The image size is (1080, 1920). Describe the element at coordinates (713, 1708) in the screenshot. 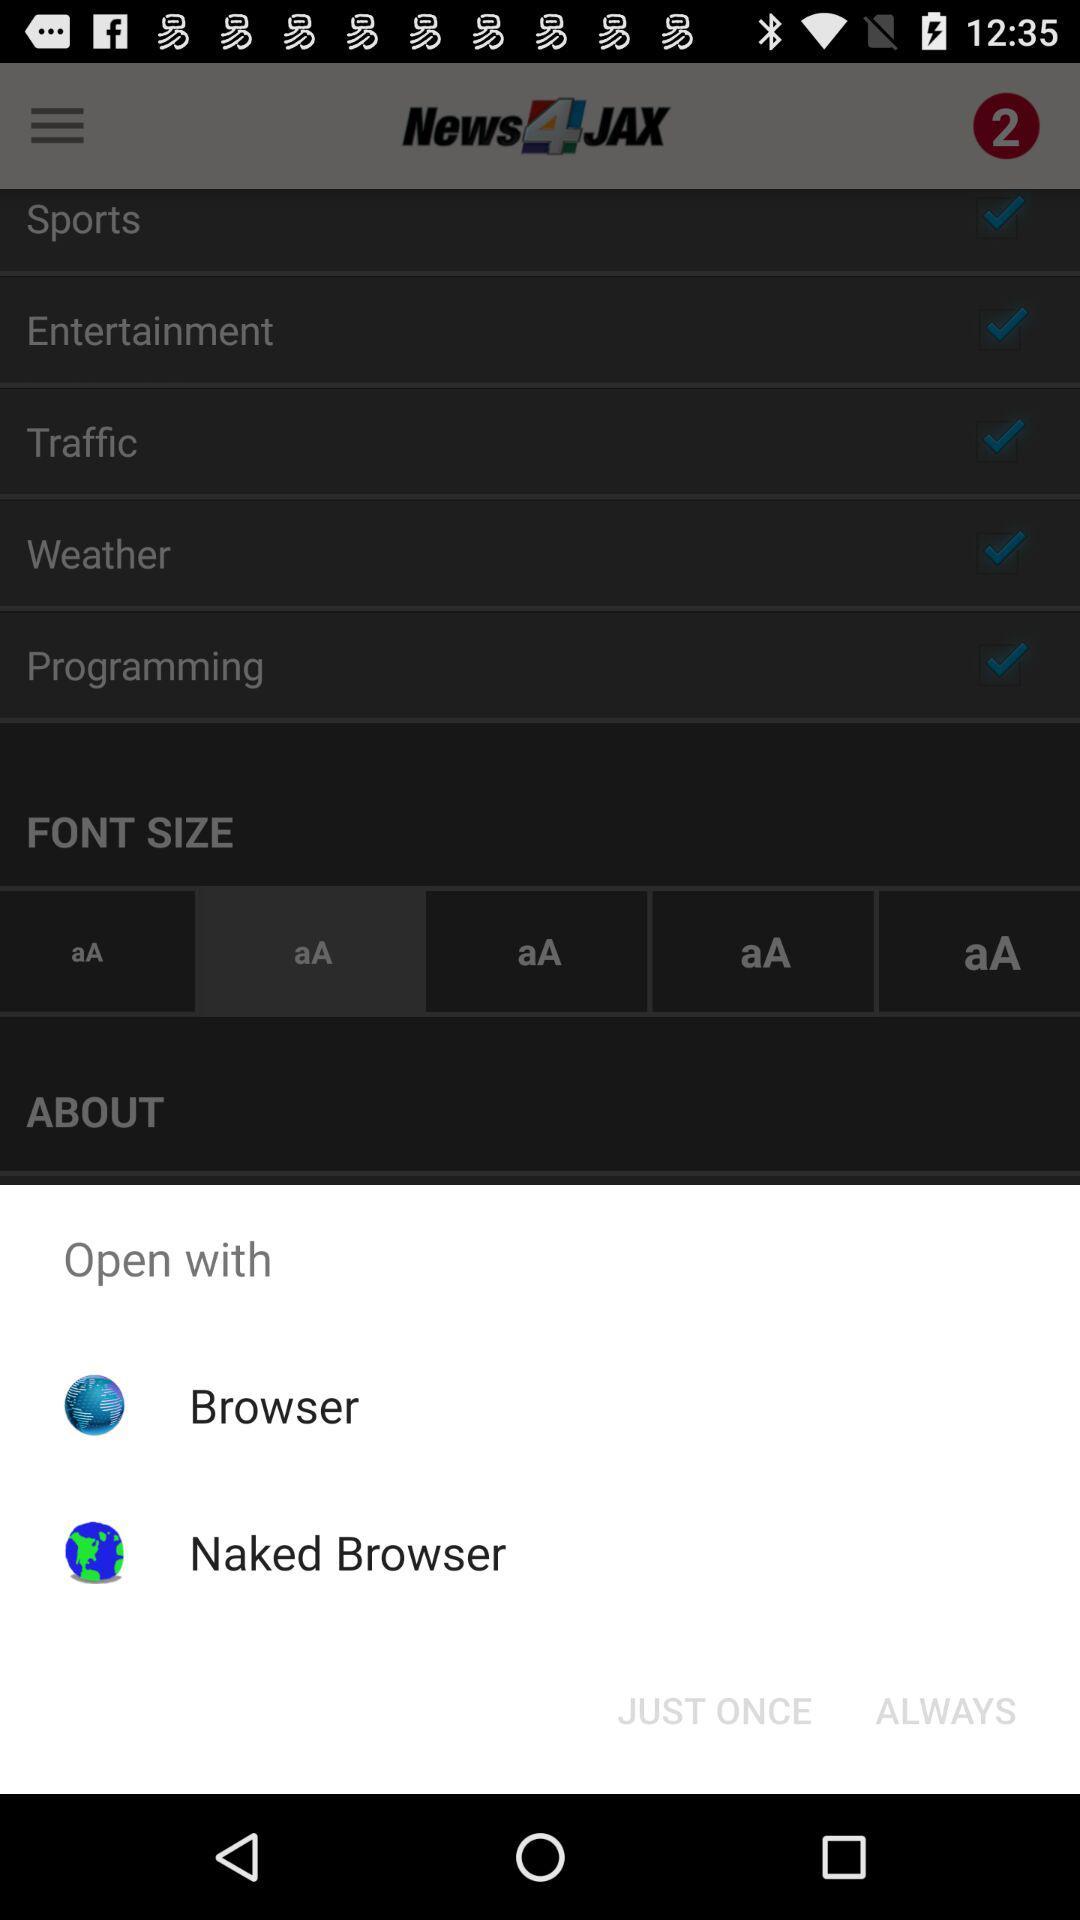

I see `the button next to the always` at that location.